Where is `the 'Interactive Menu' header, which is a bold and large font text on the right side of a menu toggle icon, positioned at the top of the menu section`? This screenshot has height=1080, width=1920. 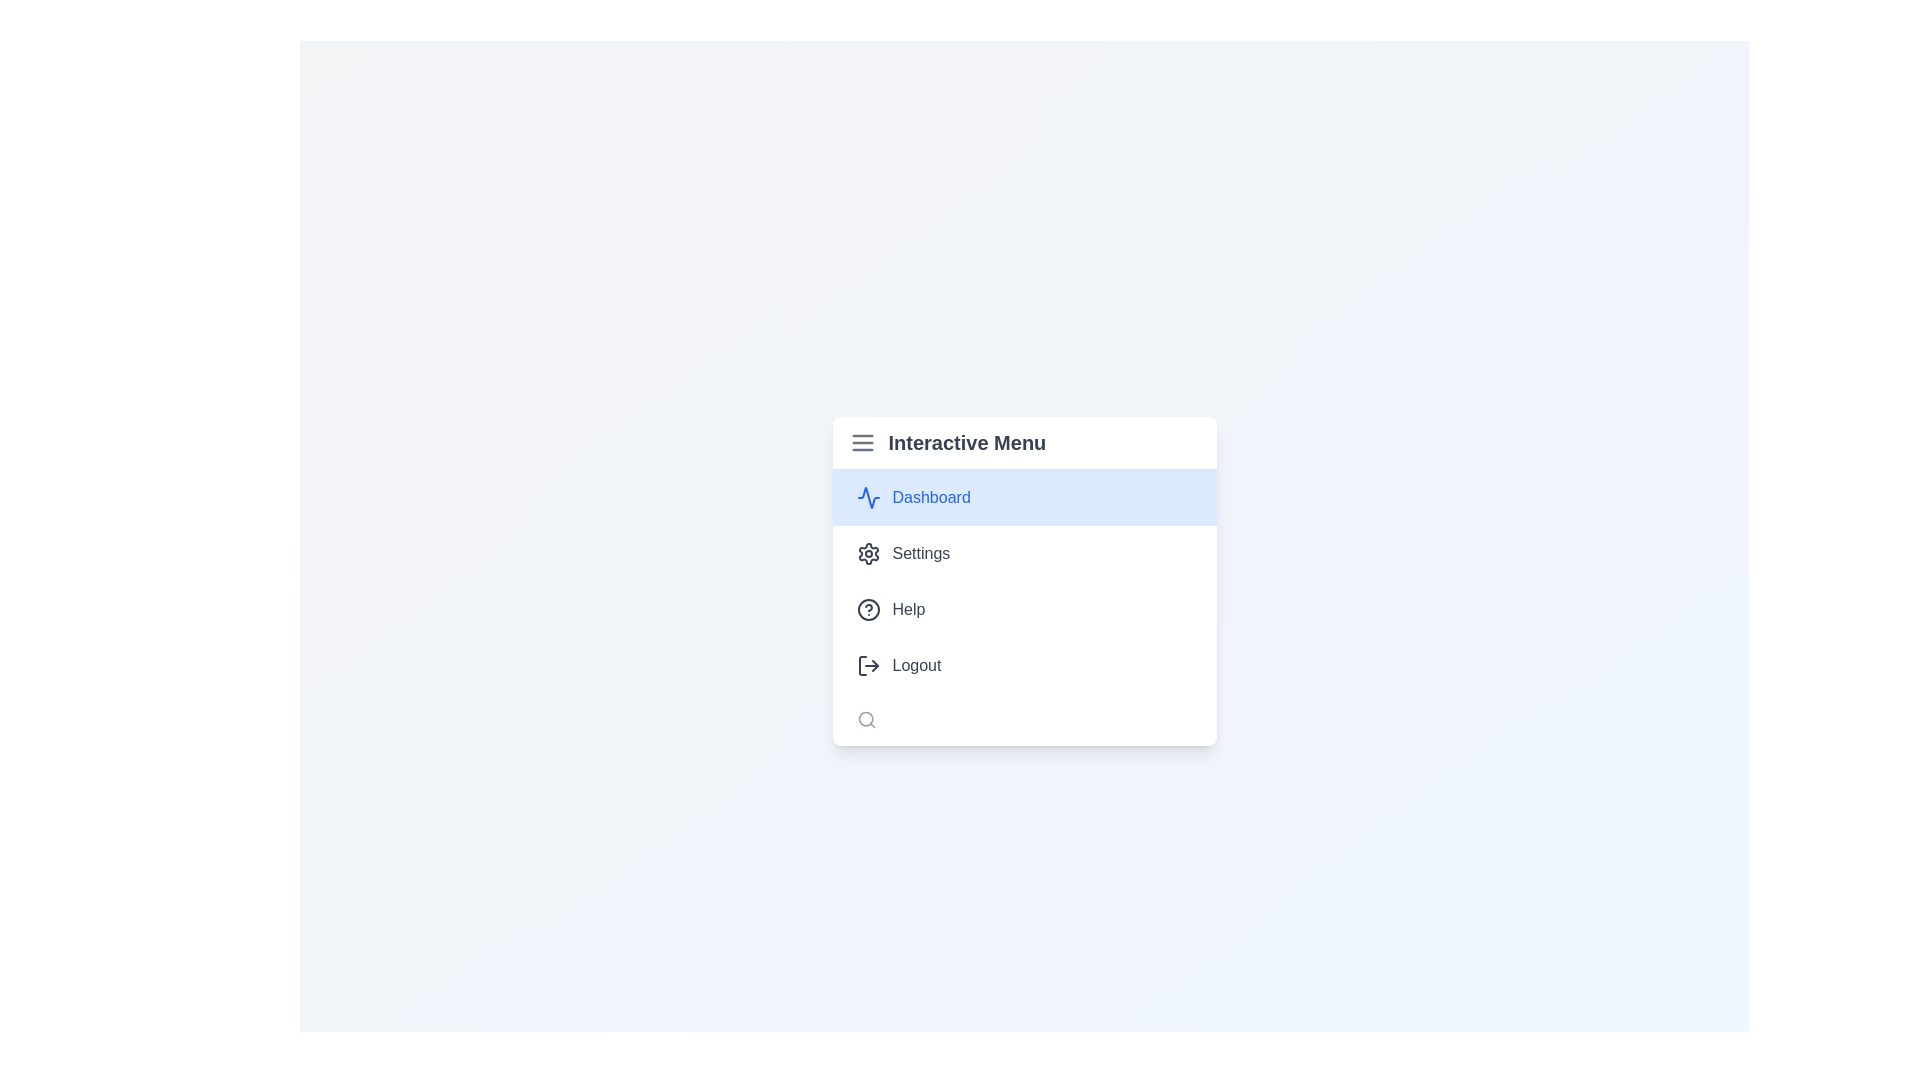 the 'Interactive Menu' header, which is a bold and large font text on the right side of a menu toggle icon, positioned at the top of the menu section is located at coordinates (1024, 442).